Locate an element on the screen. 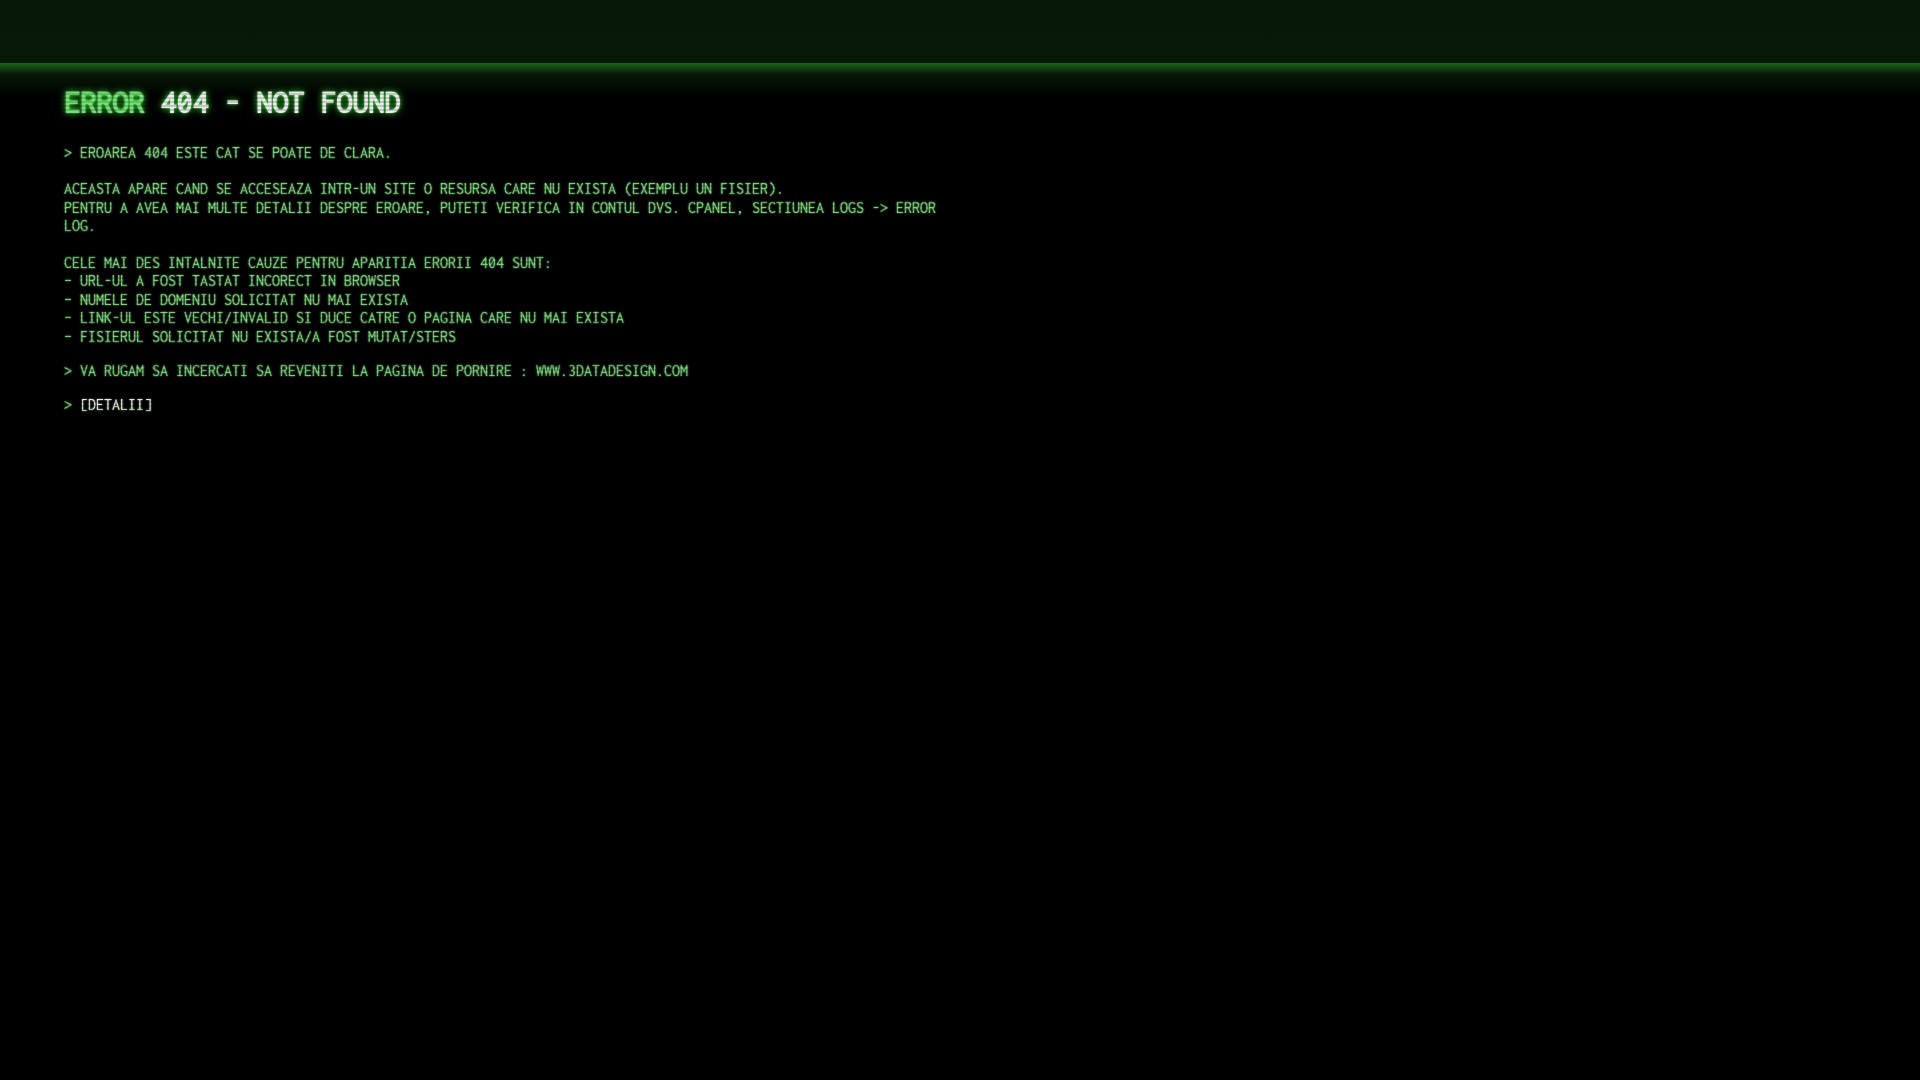 Image resolution: width=1920 pixels, height=1080 pixels. 'DETALII' is located at coordinates (114, 404).